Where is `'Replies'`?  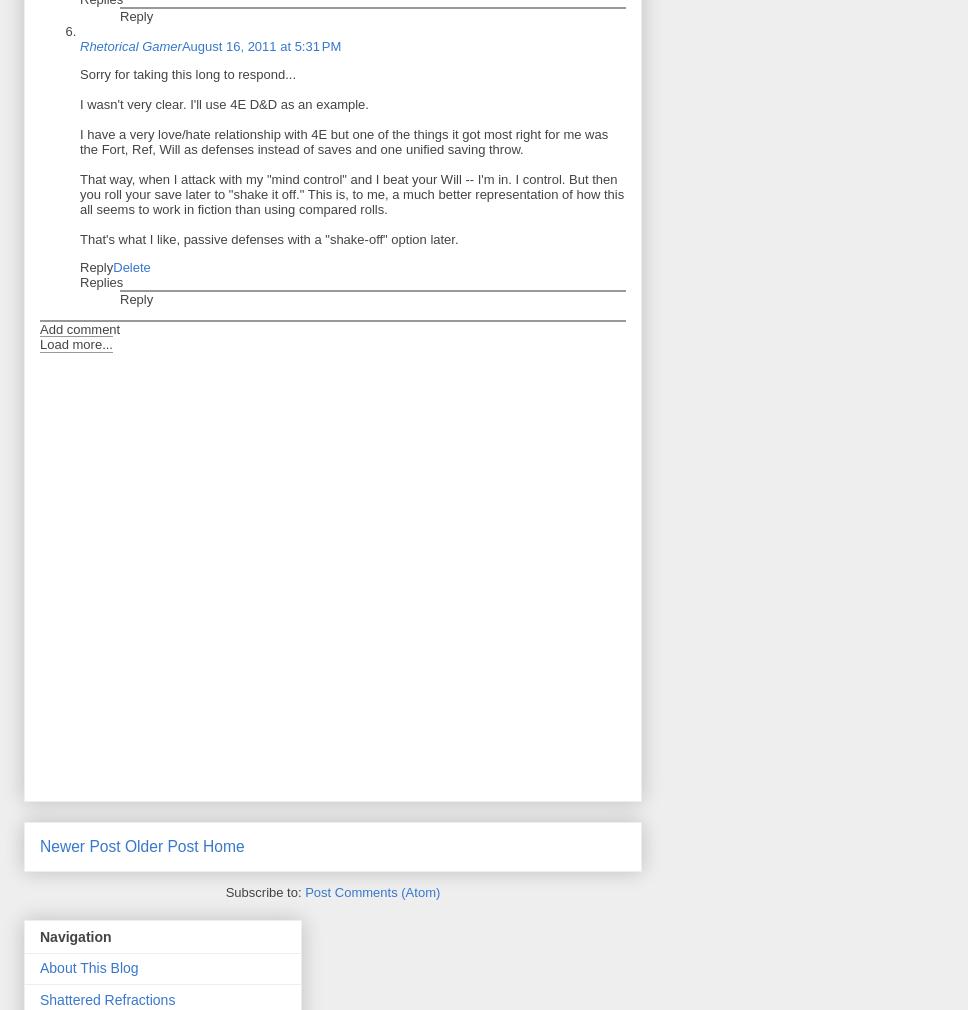
'Replies' is located at coordinates (101, 281).